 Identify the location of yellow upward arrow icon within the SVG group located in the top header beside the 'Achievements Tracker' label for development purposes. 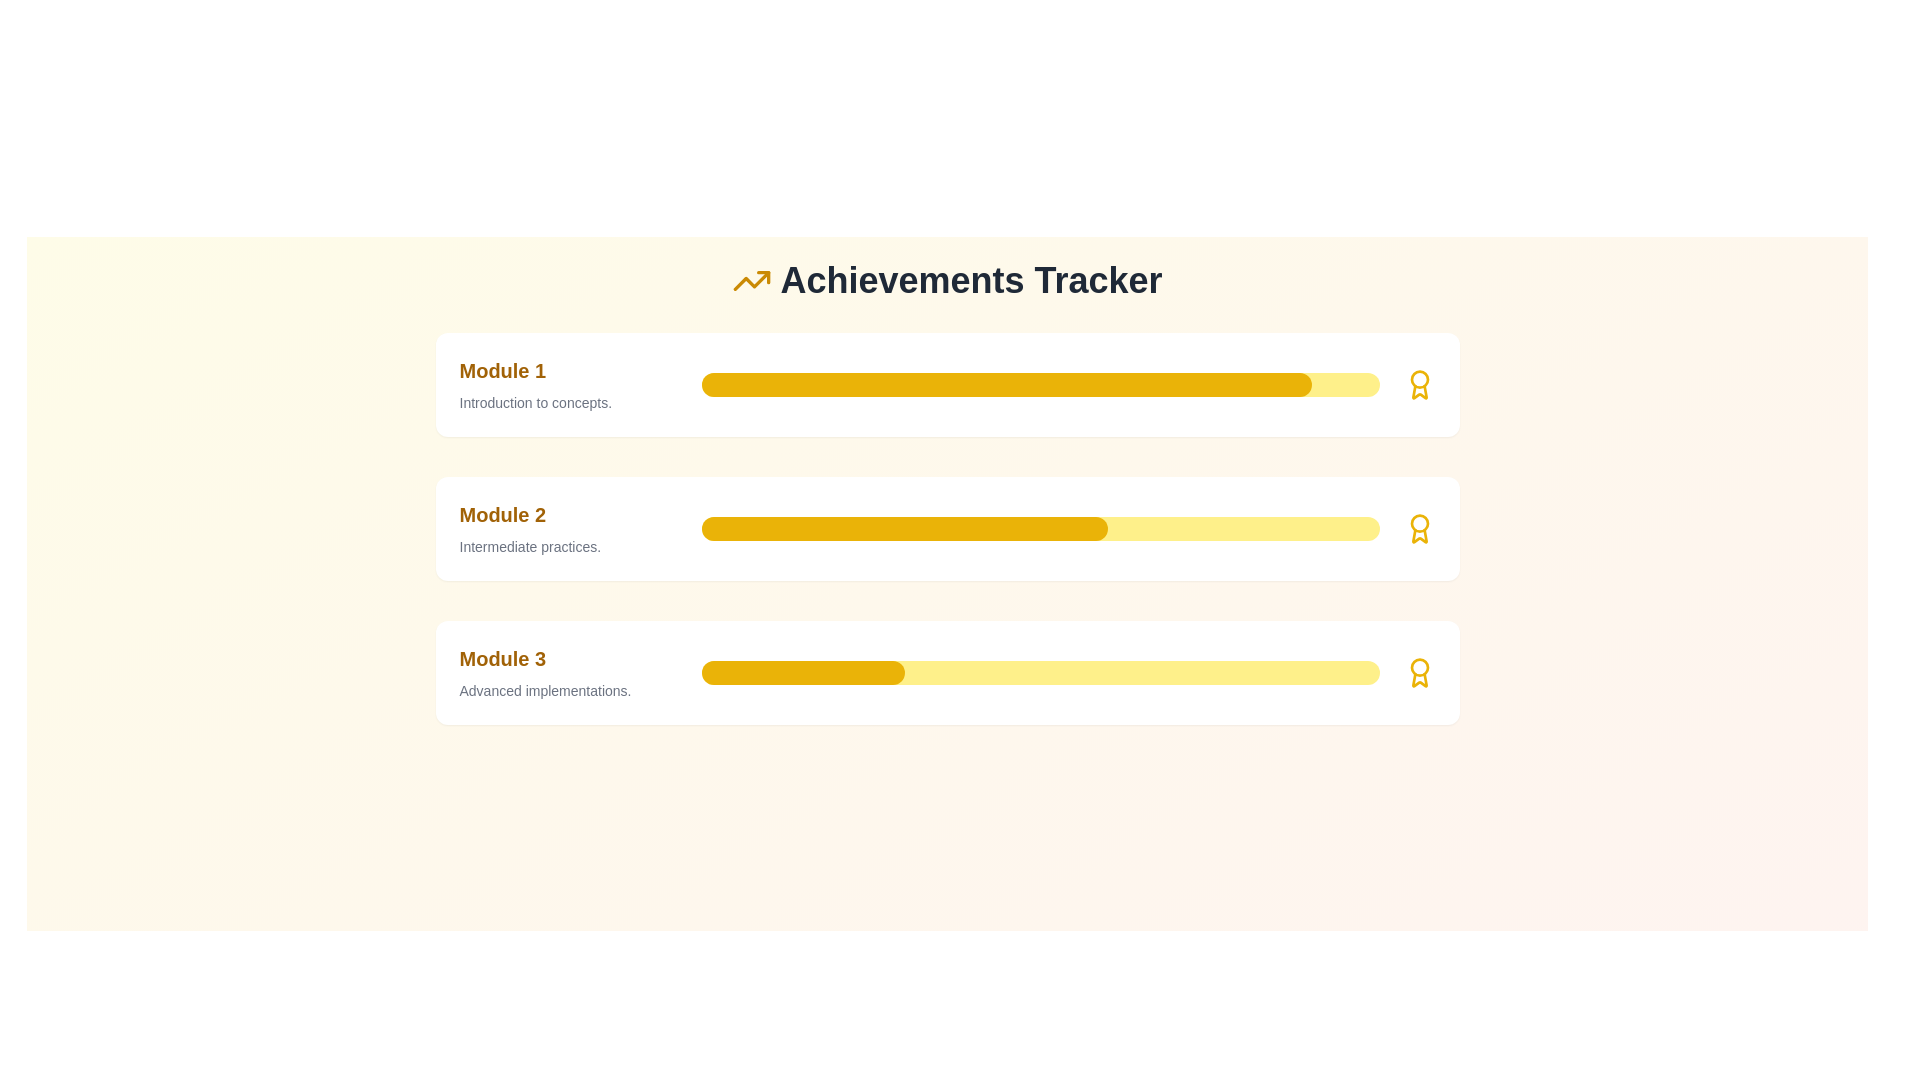
(762, 277).